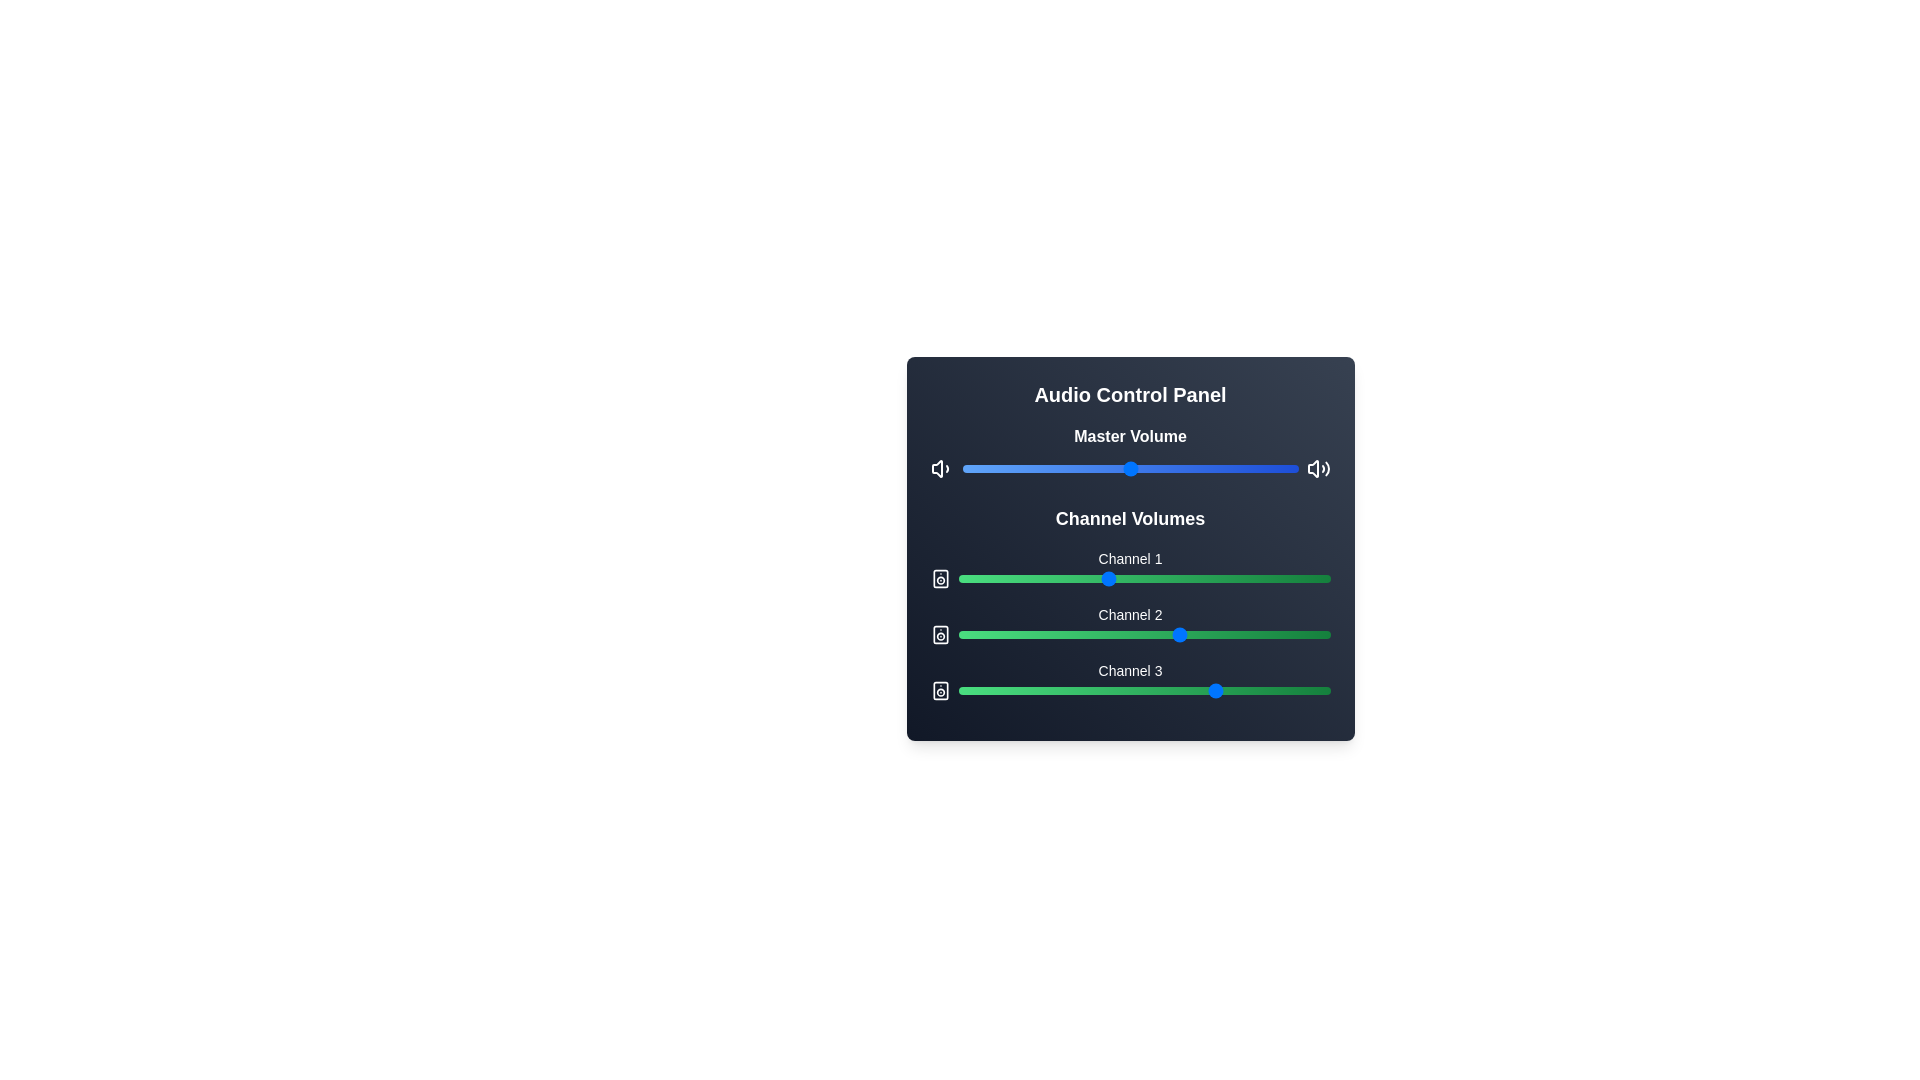 This screenshot has height=1080, width=1920. Describe the element at coordinates (1144, 578) in the screenshot. I see `the Channel 1 volume control range slider to reposition the blue handle` at that location.